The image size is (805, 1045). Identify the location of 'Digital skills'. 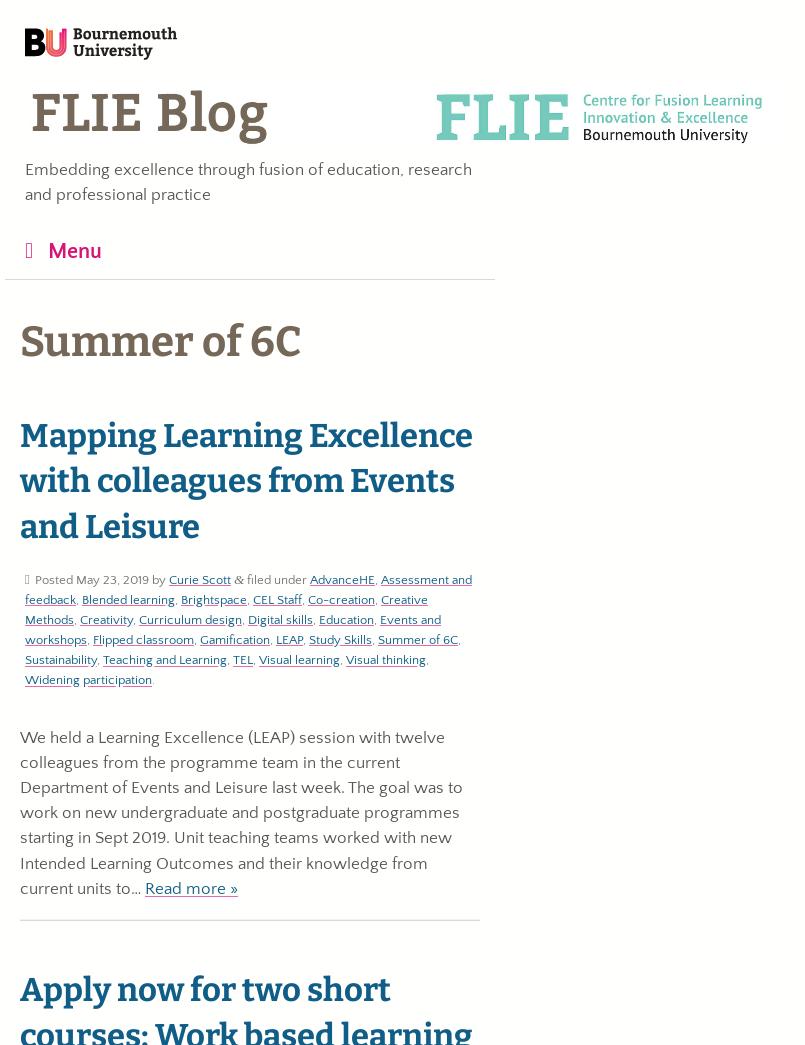
(280, 617).